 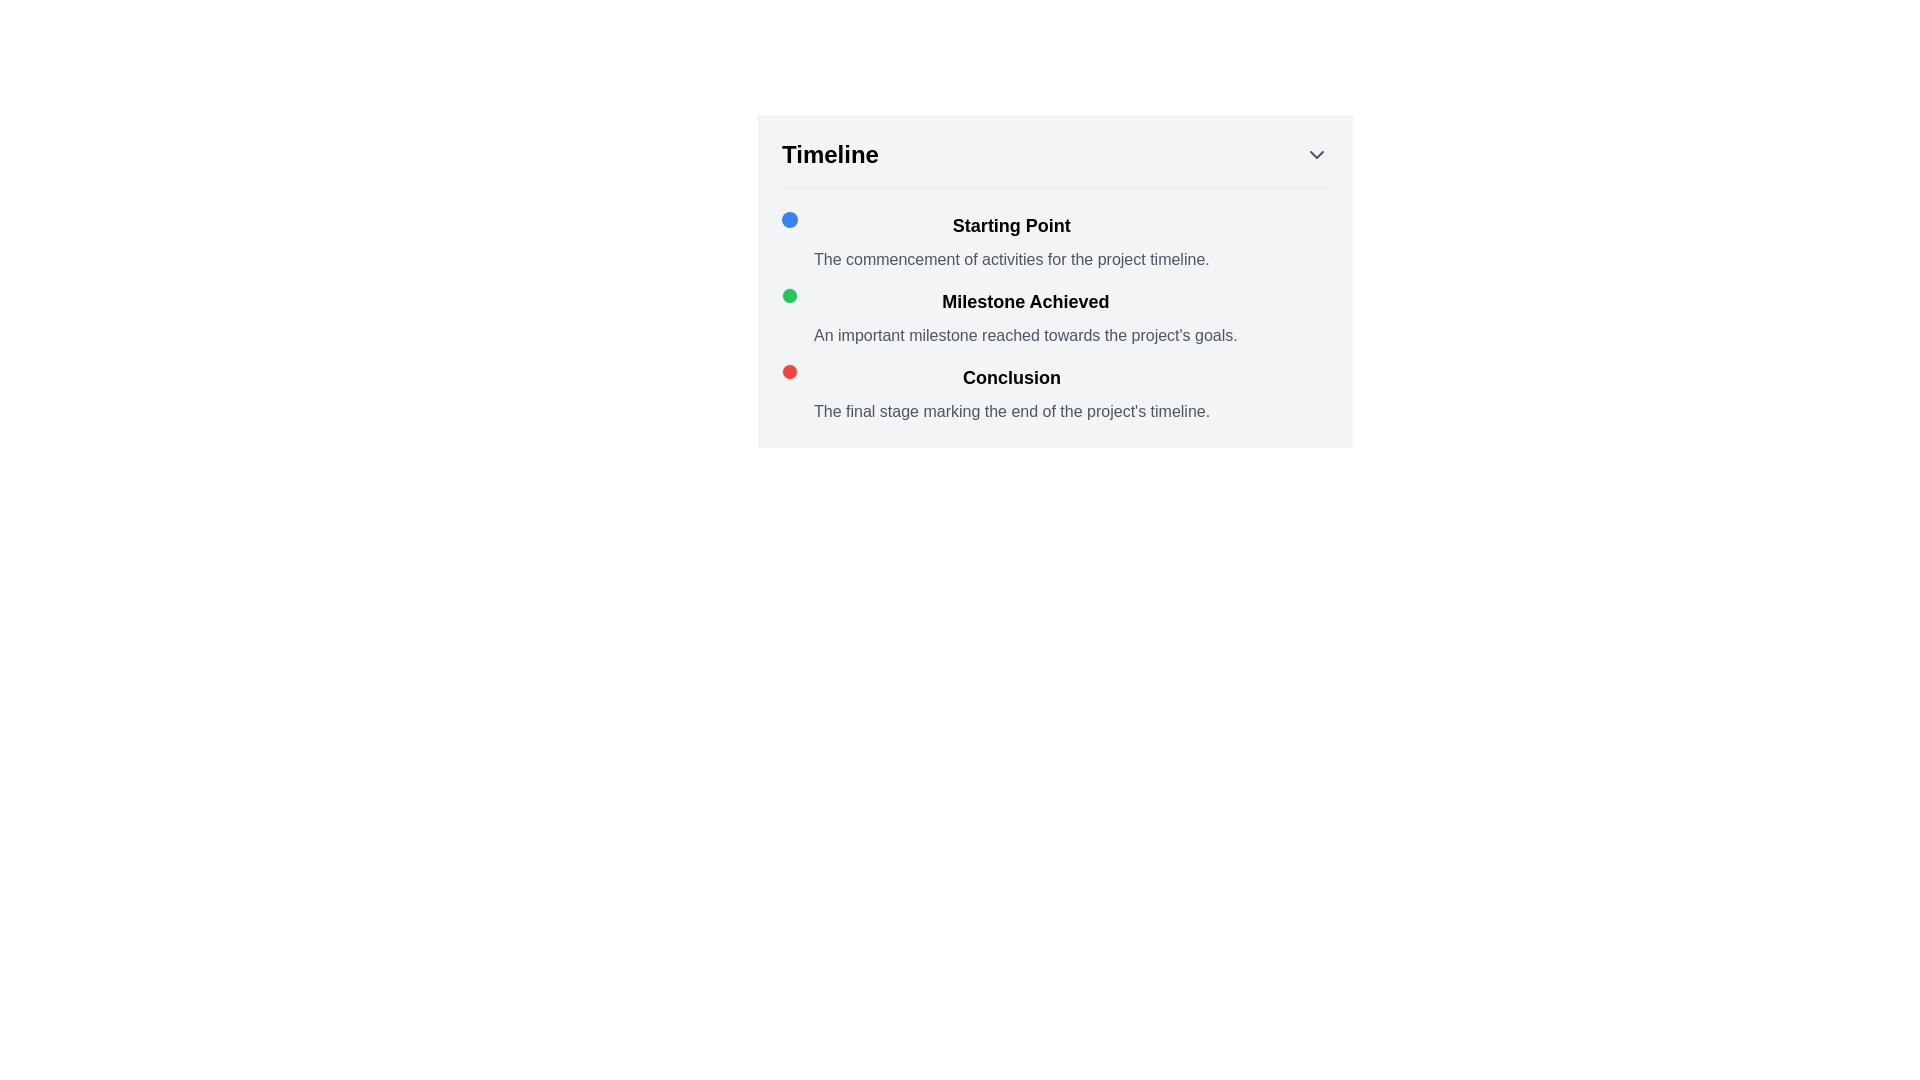 I want to click on the text block with the heading 'Milestone Achieved' and description 'An important milestone reached towards the project's goals', which features a green circular icon on the left side, so click(x=1054, y=316).